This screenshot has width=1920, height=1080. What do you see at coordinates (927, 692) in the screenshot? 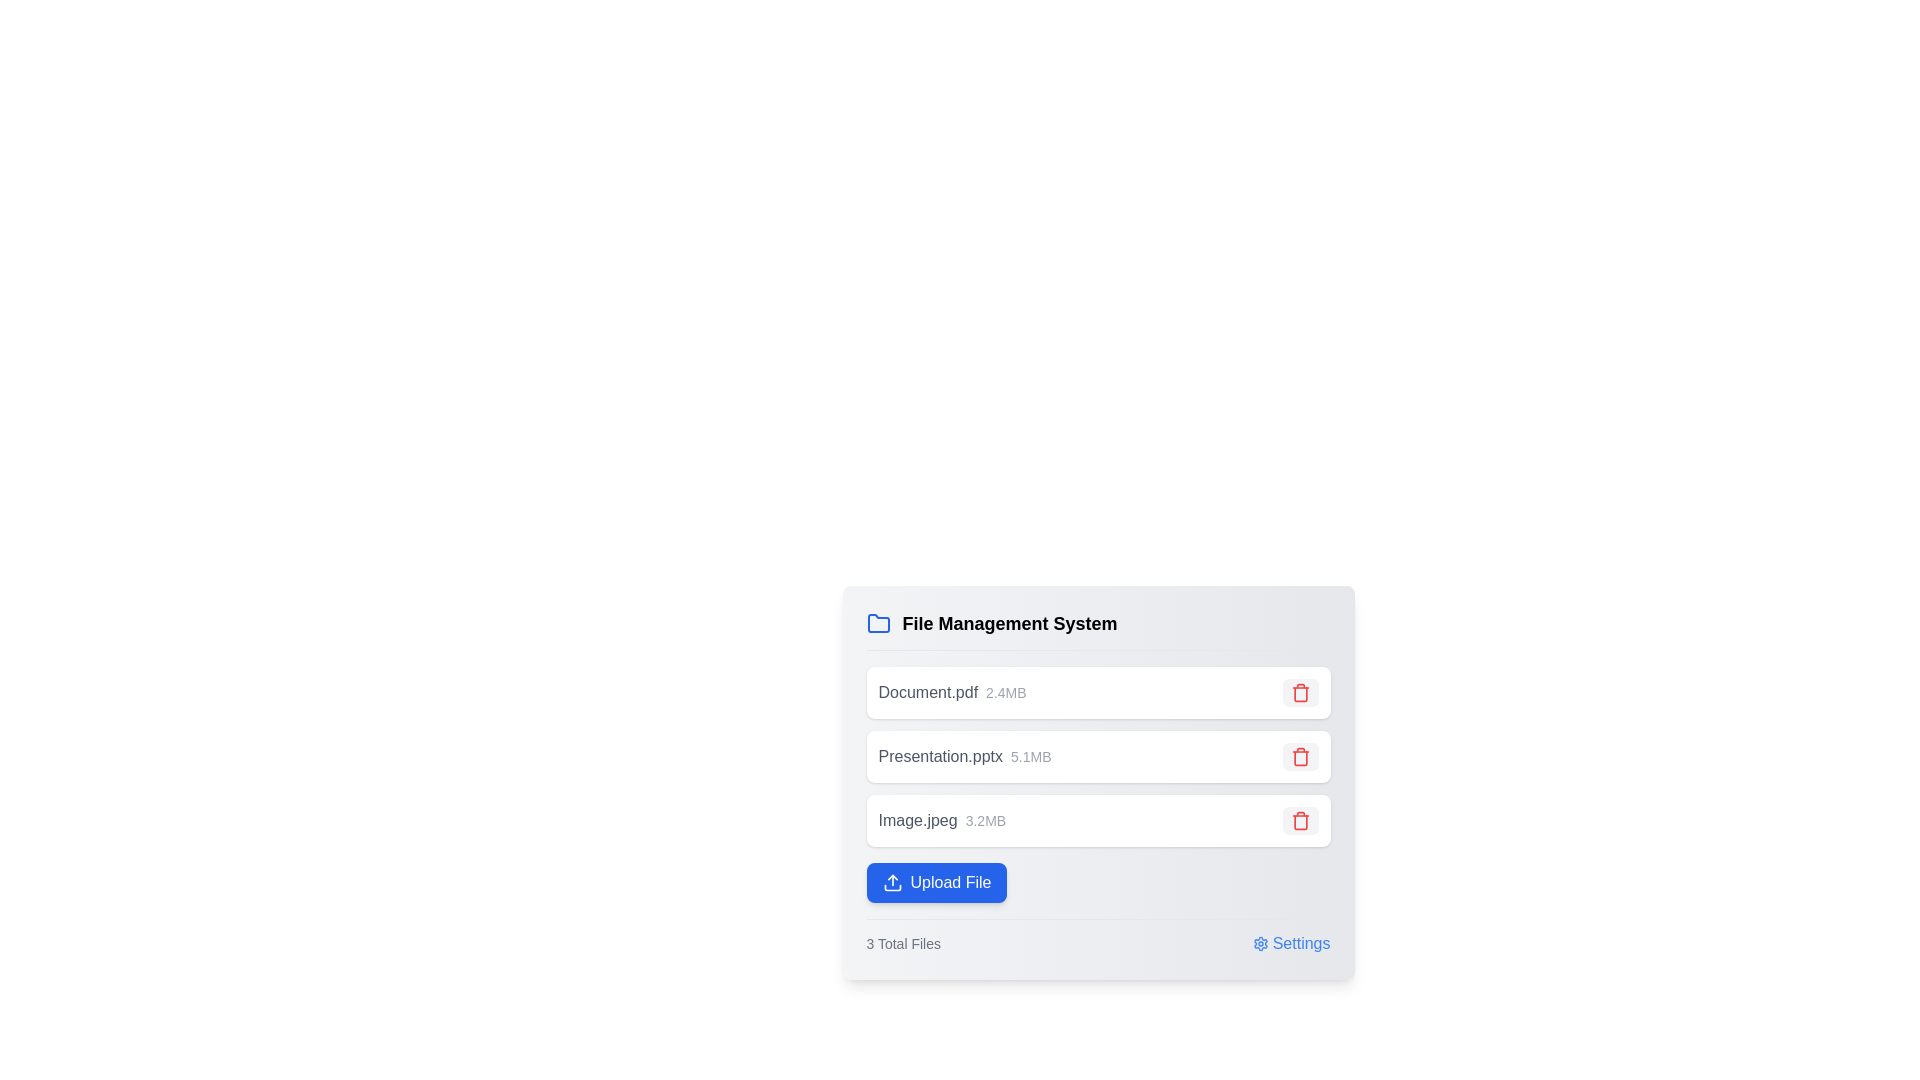
I see `the text label displaying the filename of the first file entry in the file management system's file list` at bounding box center [927, 692].